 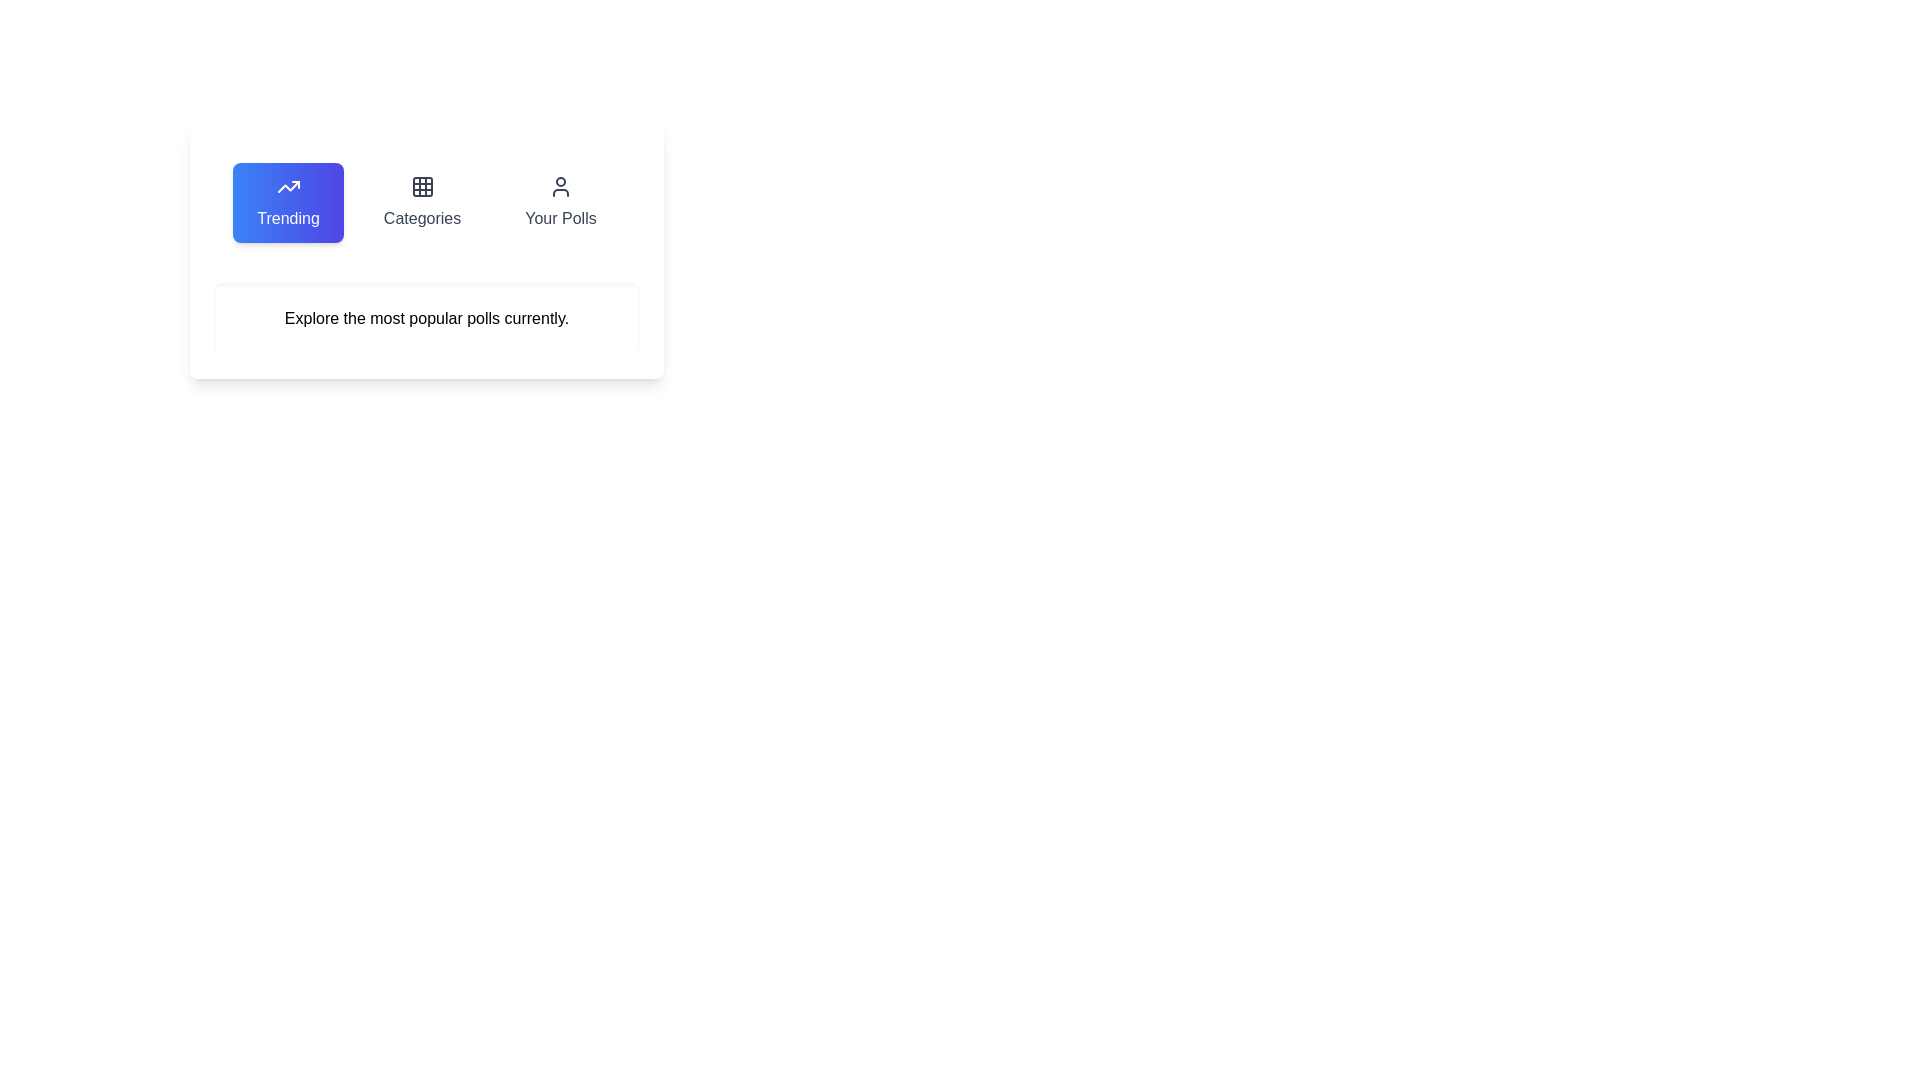 I want to click on the tab labeled 'Trending' to switch to the corresponding section, so click(x=287, y=203).